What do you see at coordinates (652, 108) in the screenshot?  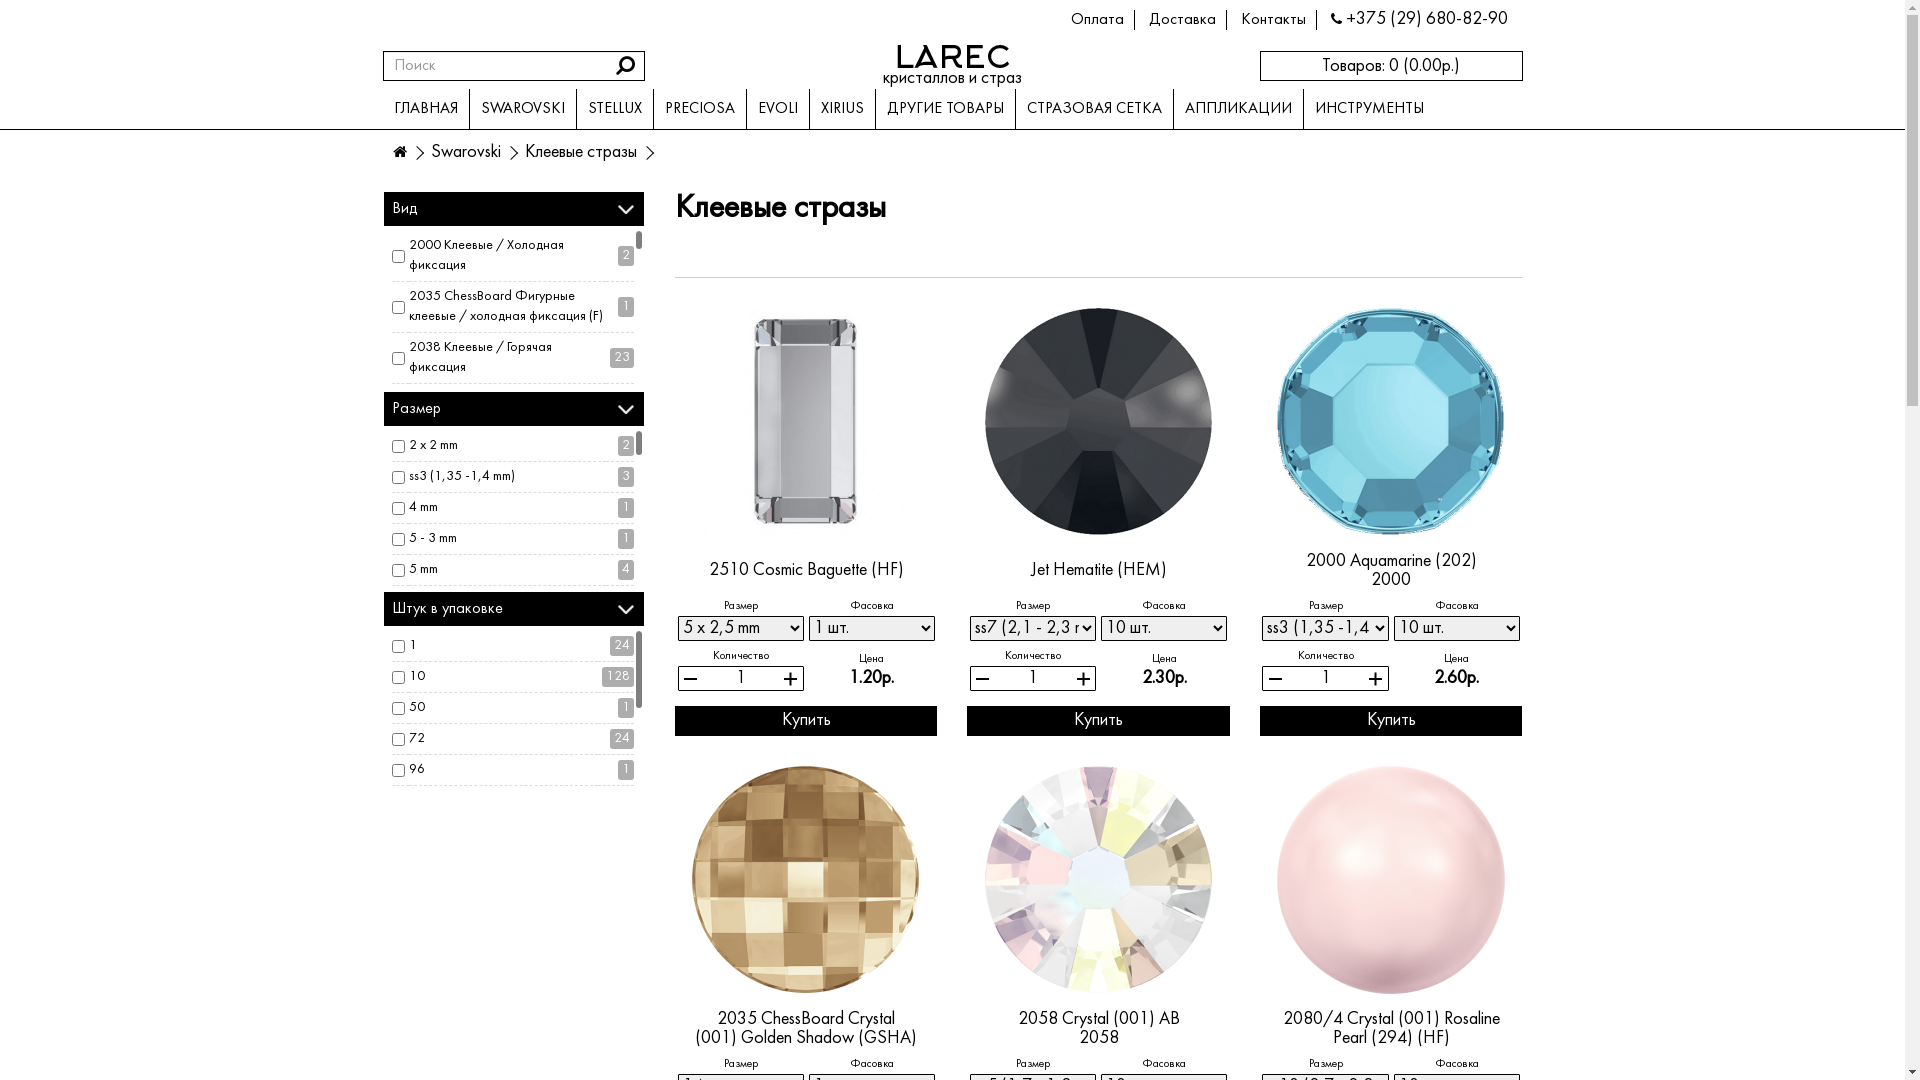 I see `'PRECIOSA'` at bounding box center [652, 108].